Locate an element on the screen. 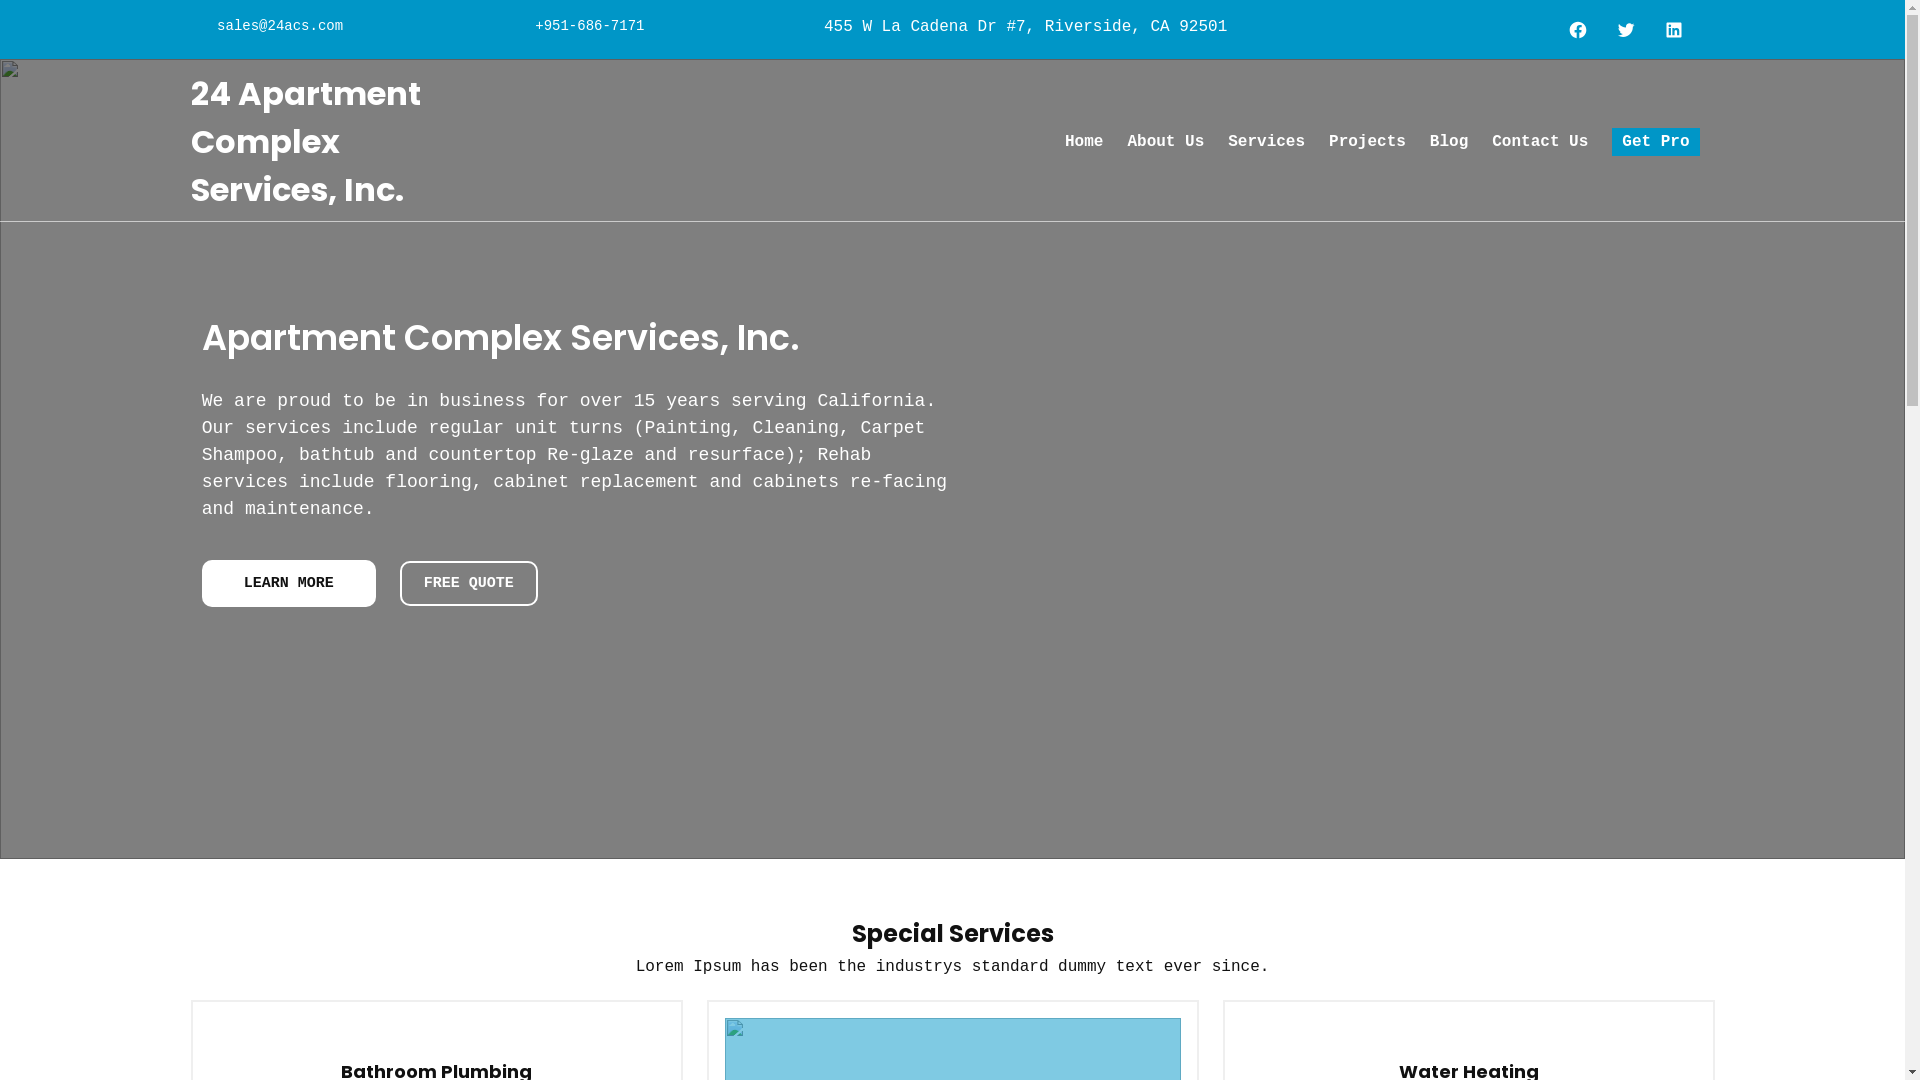  '24 Apartment Complex Services, Inc.' is located at coordinates (304, 140).